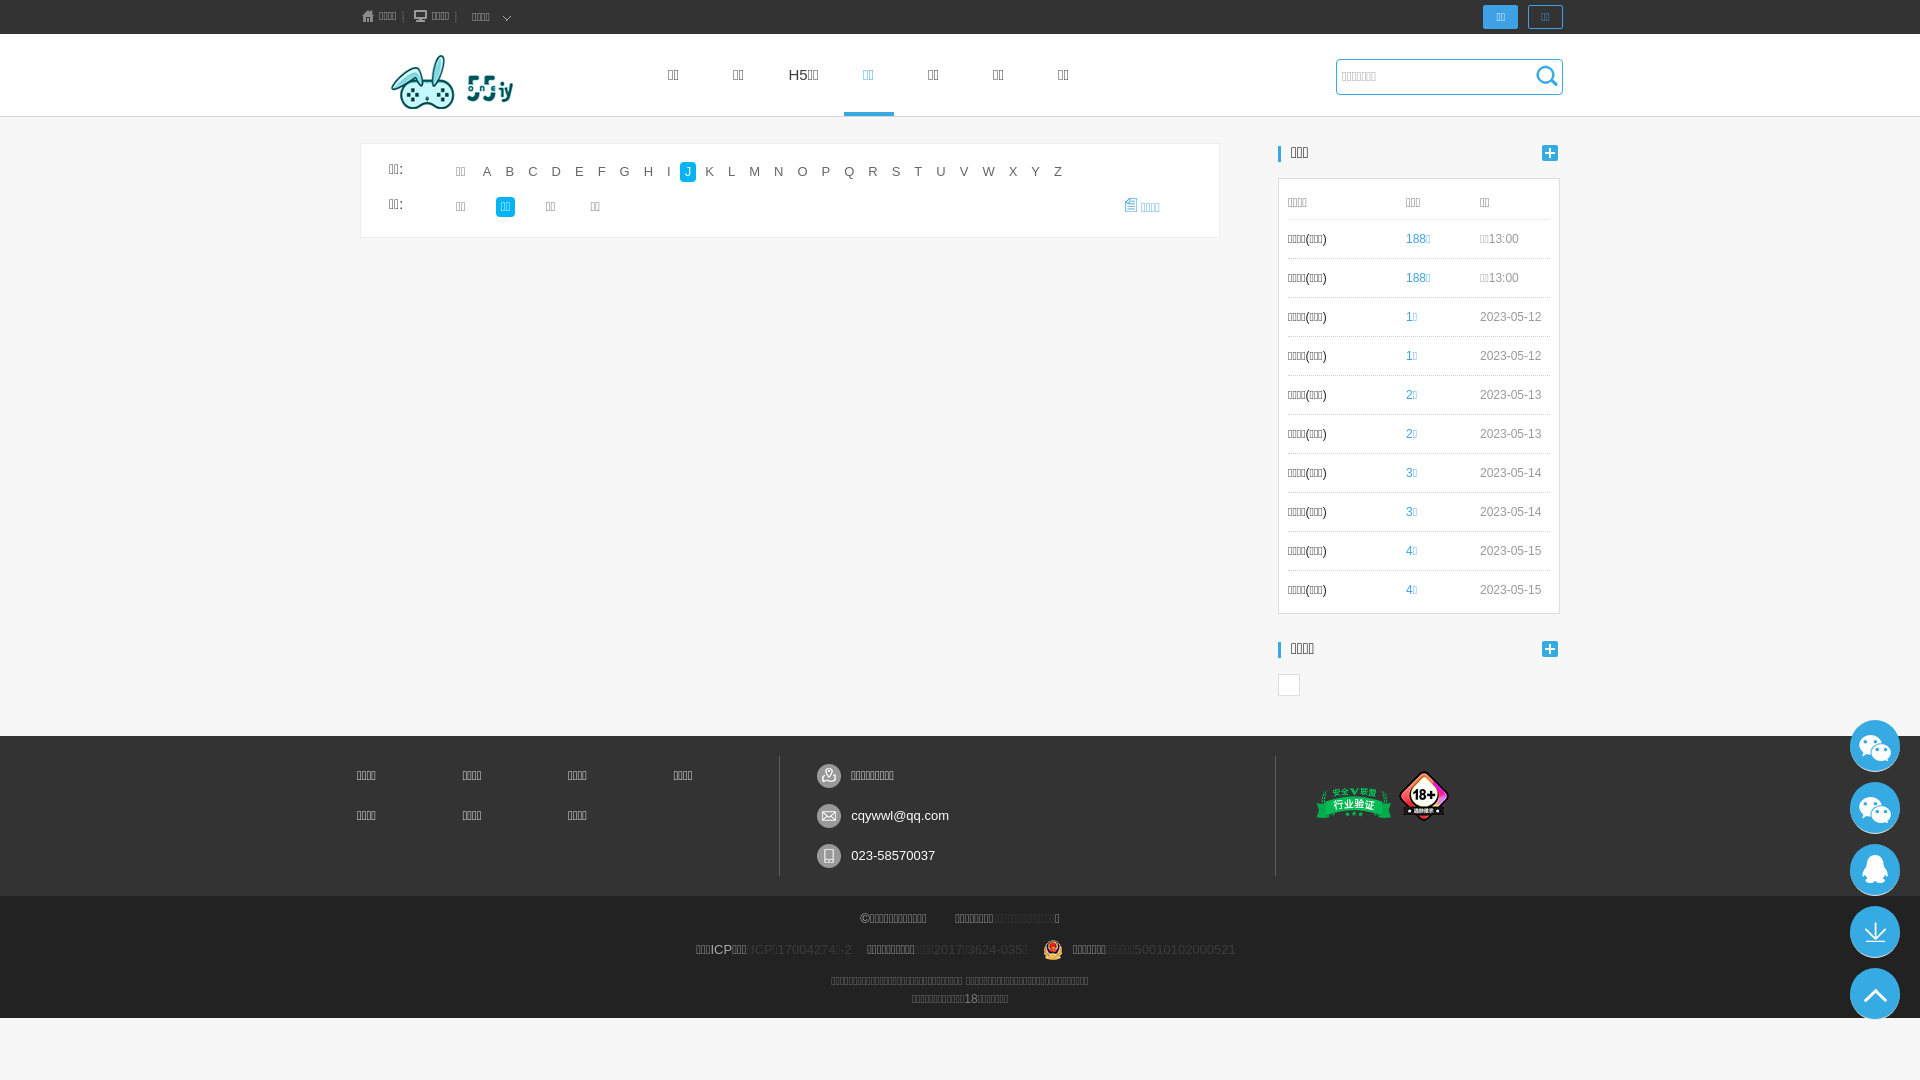 The width and height of the screenshot is (1920, 1080). Describe the element at coordinates (777, 171) in the screenshot. I see `'N'` at that location.